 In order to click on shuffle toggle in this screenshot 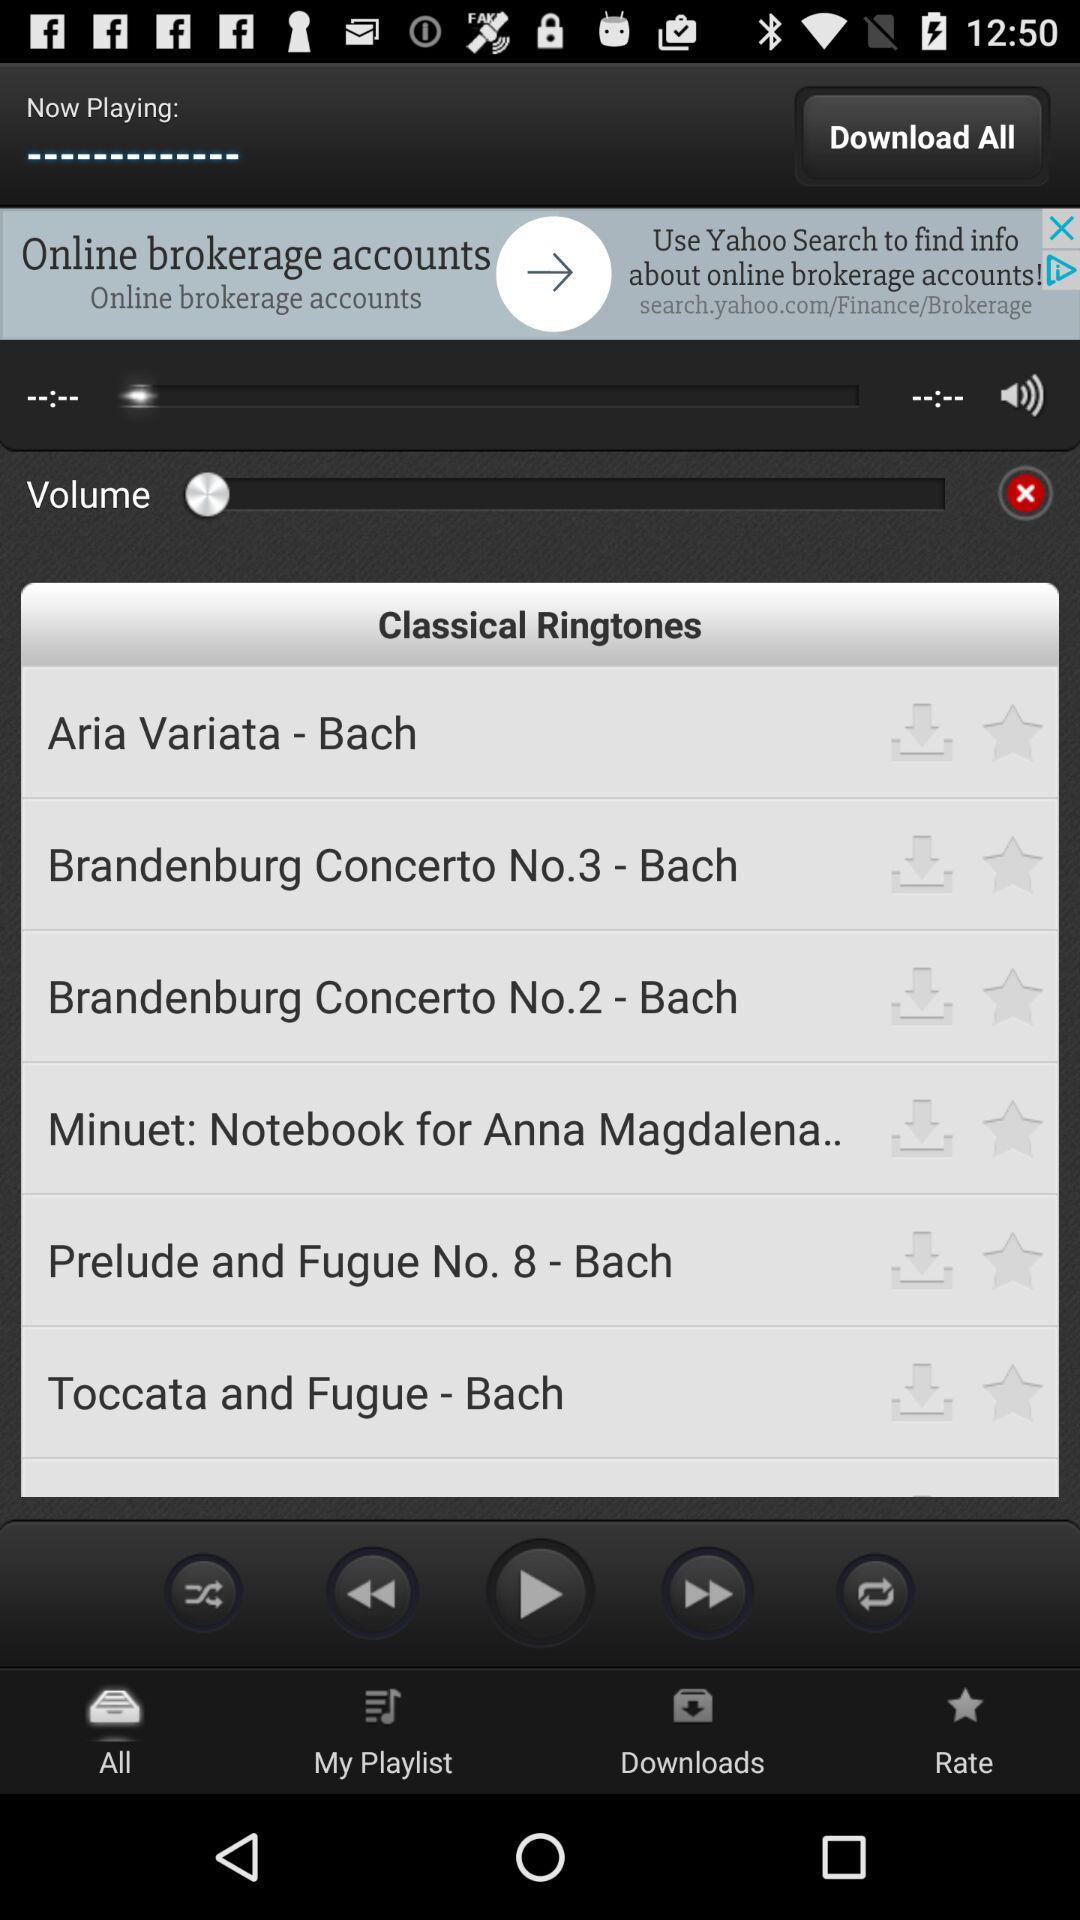, I will do `click(204, 1591)`.